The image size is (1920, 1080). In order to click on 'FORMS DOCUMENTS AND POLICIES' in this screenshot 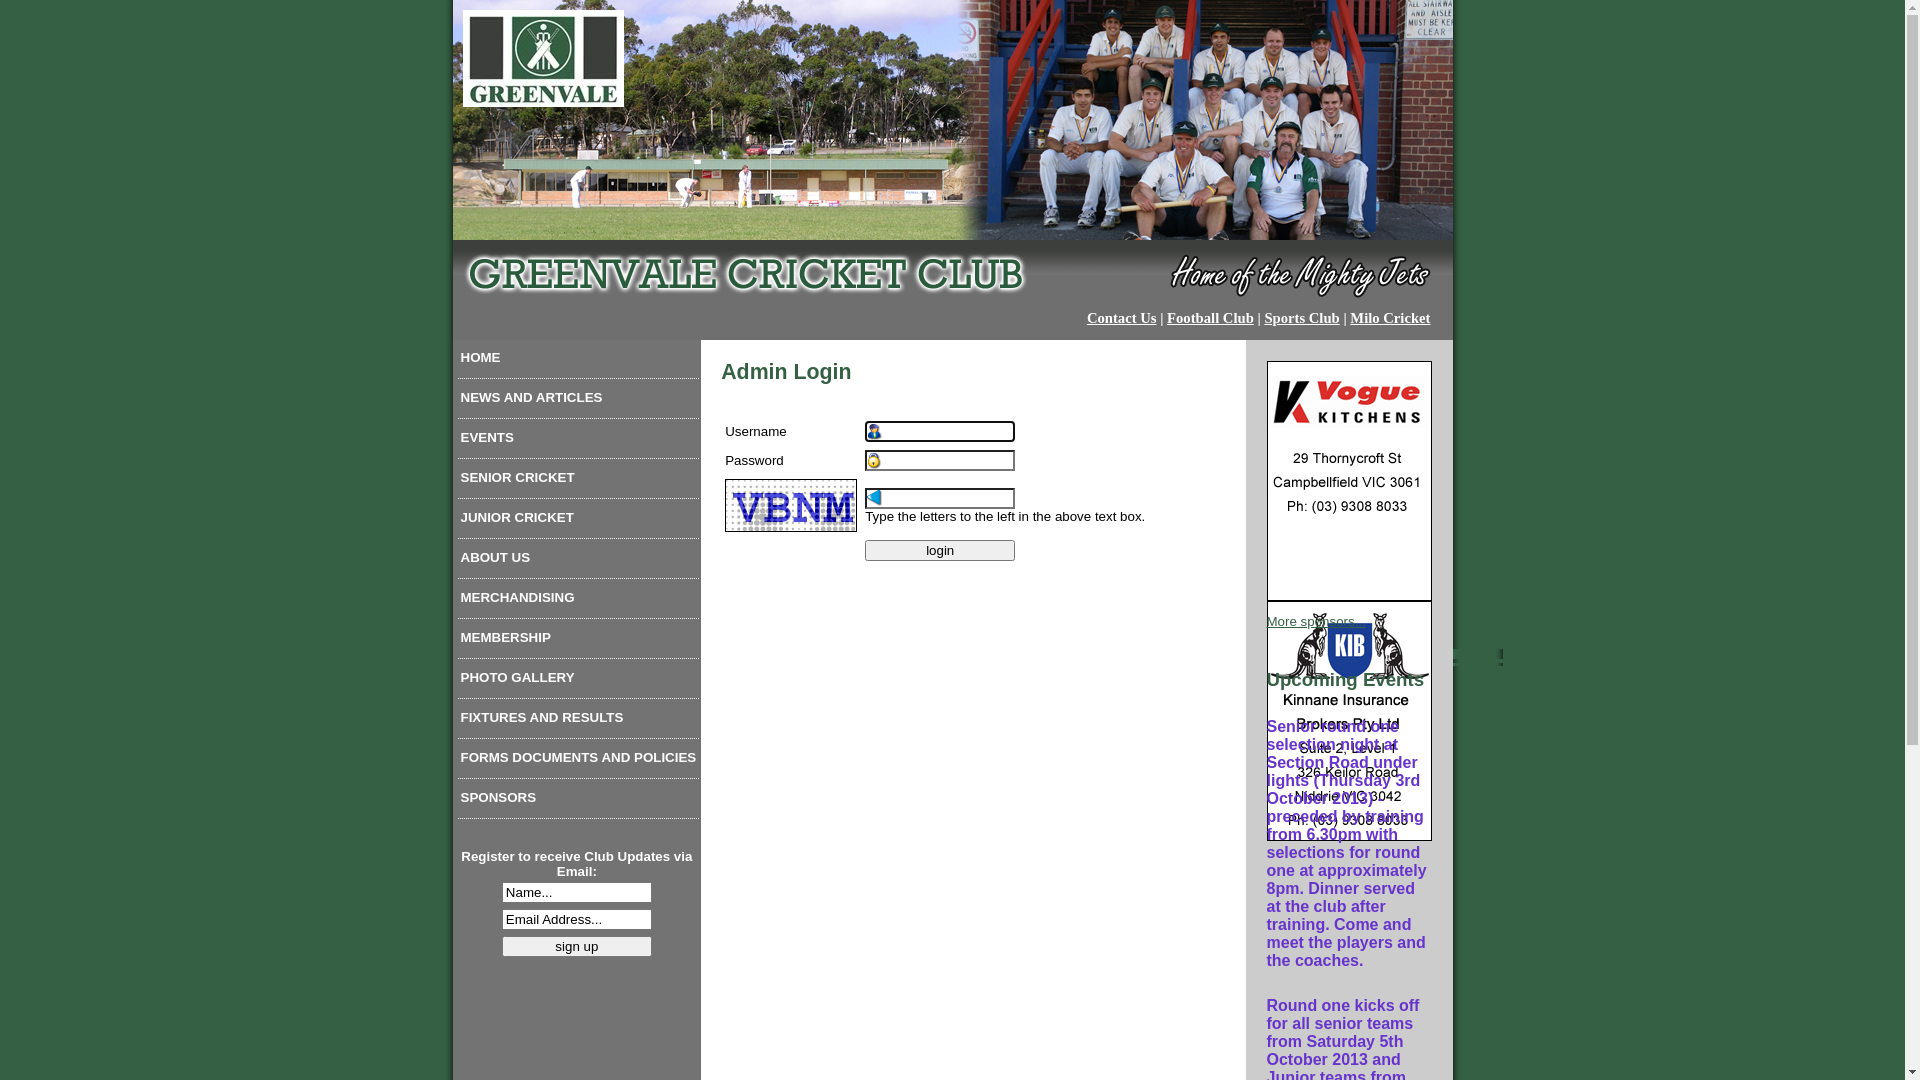, I will do `click(578, 762)`.